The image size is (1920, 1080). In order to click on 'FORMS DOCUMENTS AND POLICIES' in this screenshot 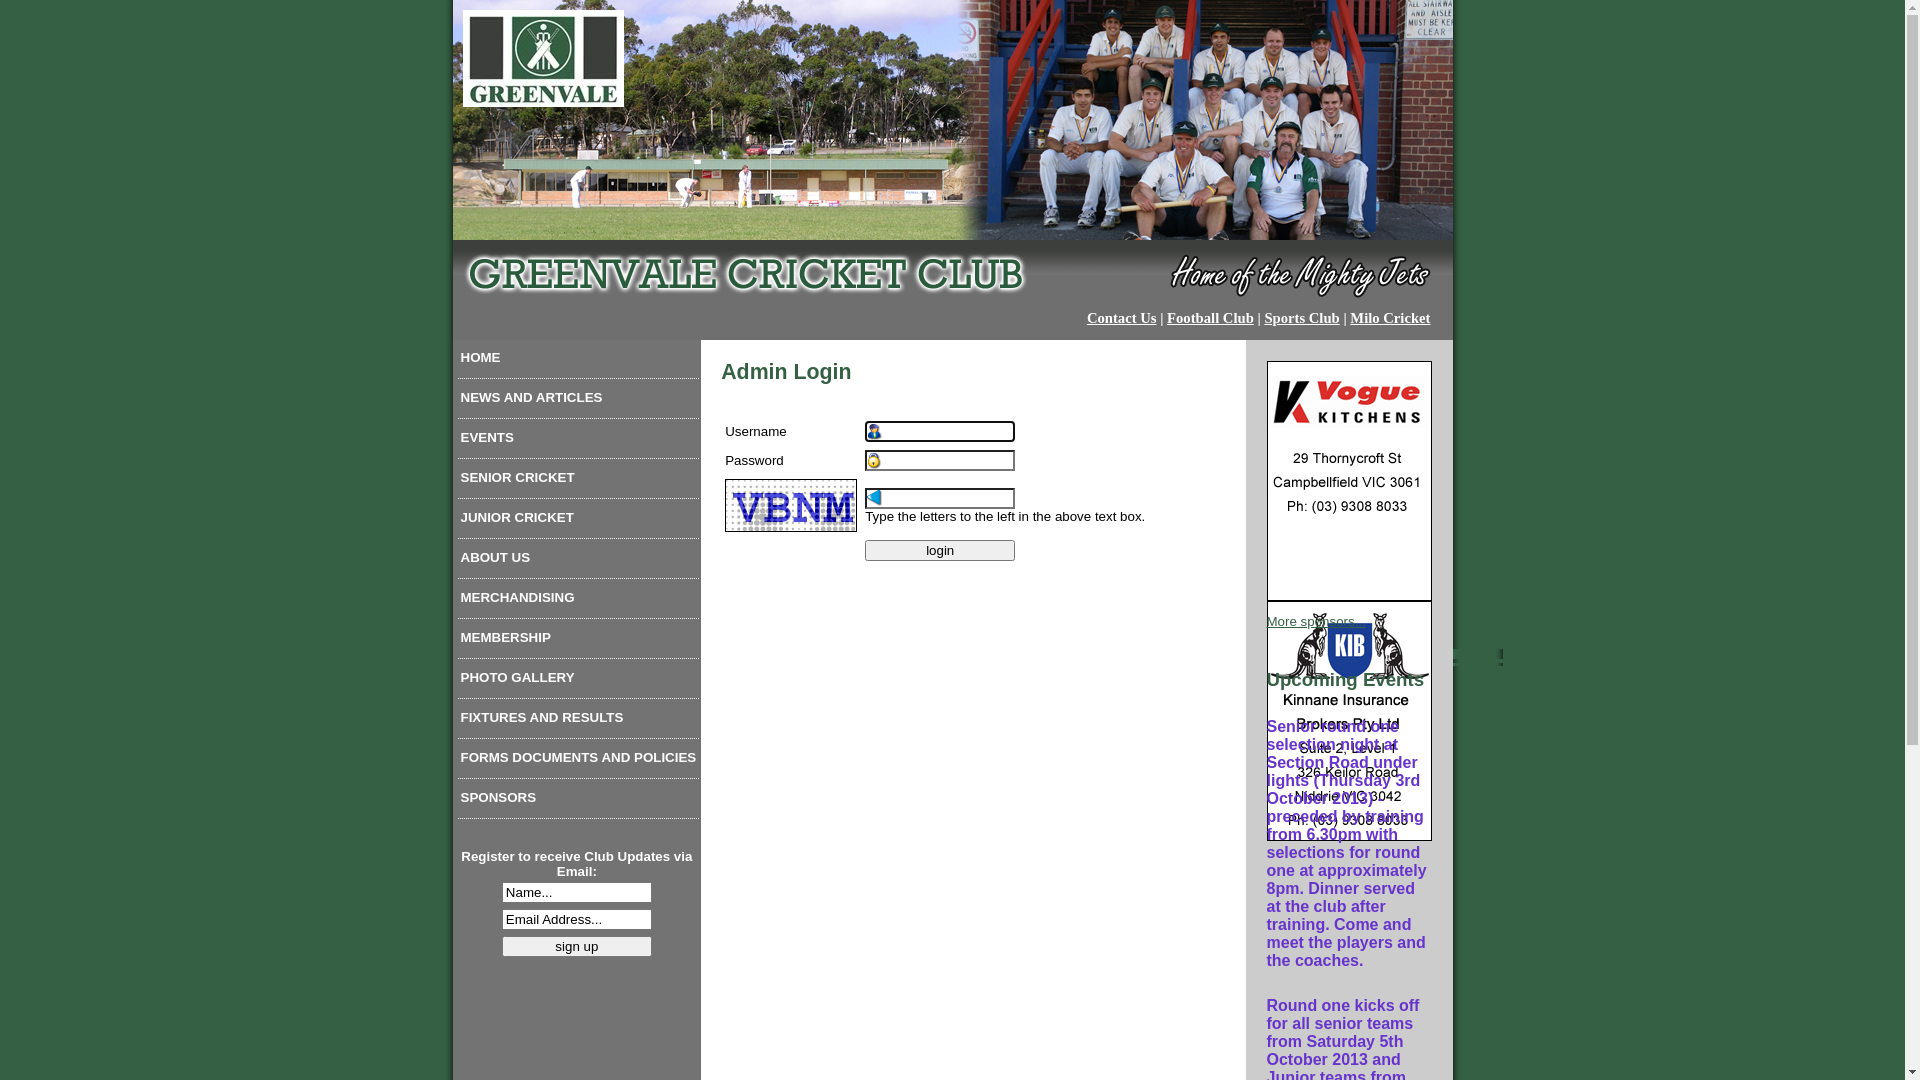, I will do `click(578, 762)`.